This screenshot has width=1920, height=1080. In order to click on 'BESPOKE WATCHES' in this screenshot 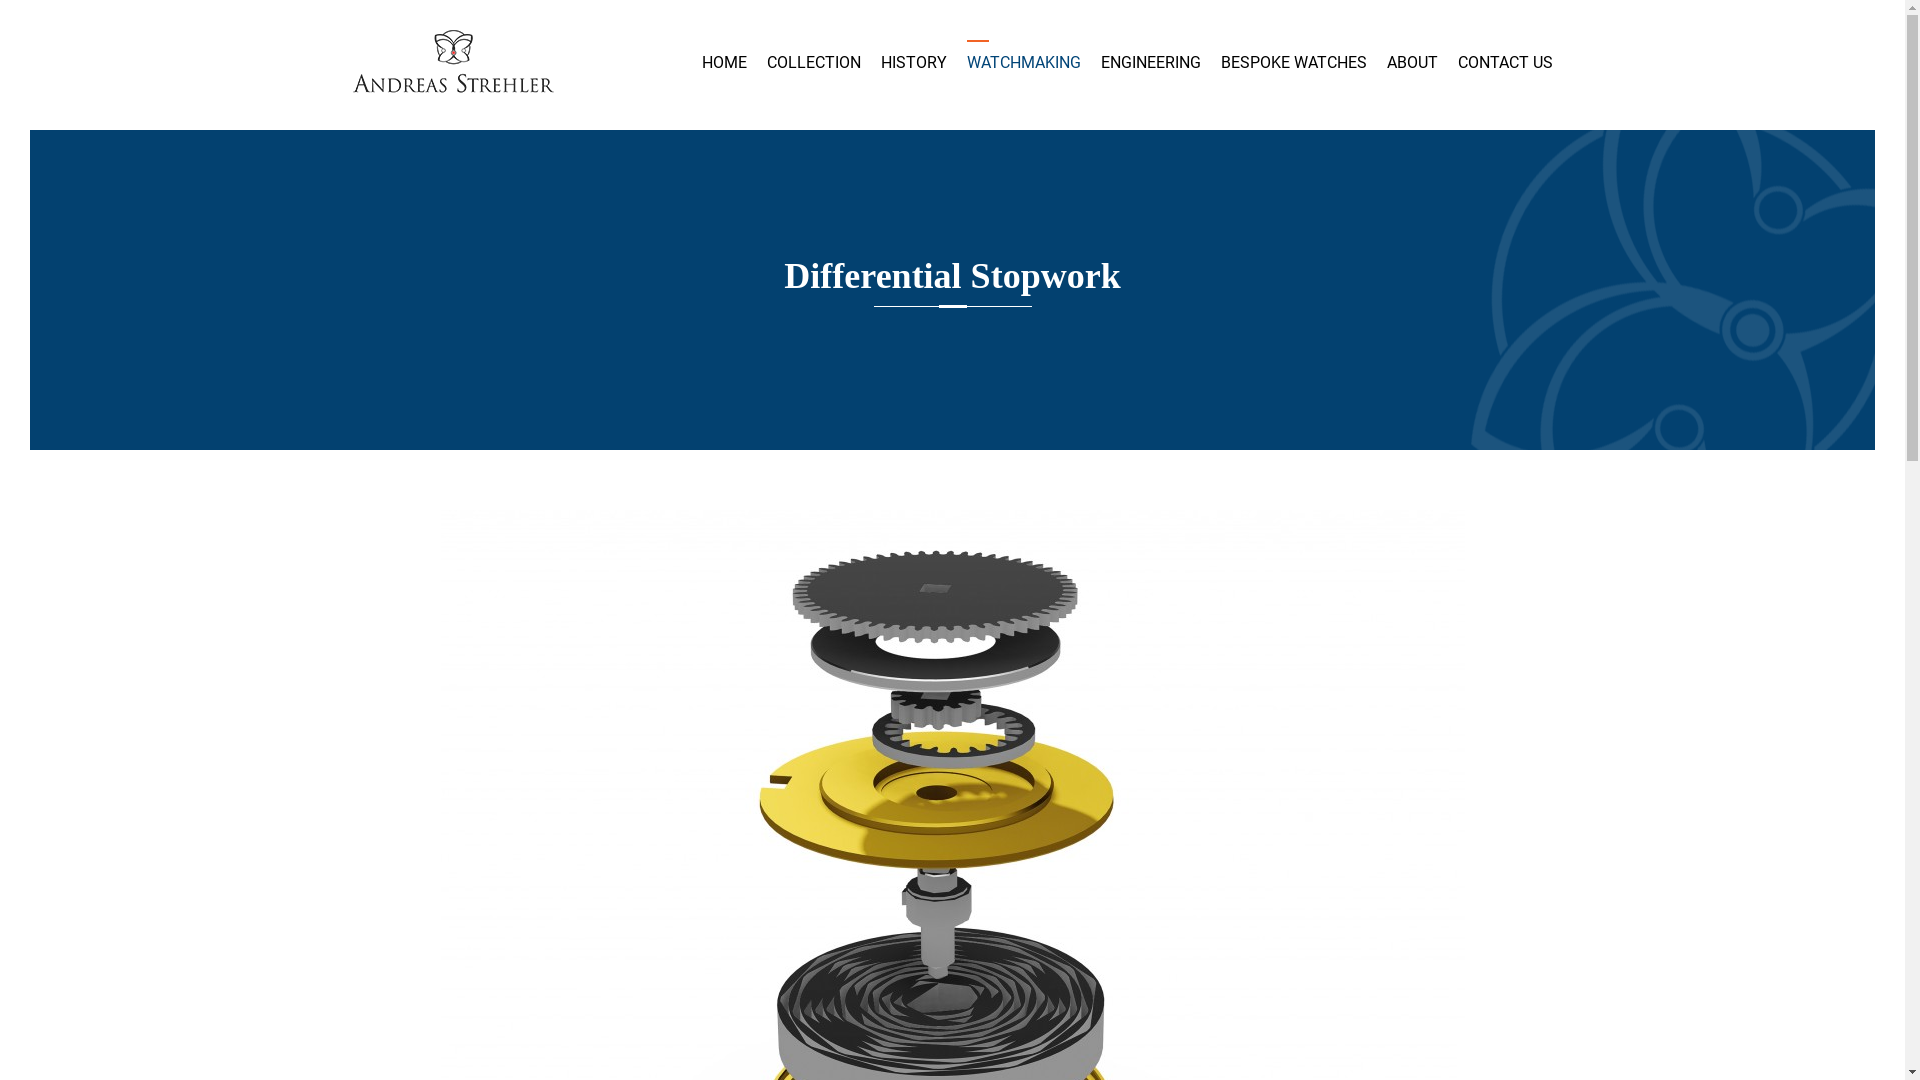, I will do `click(1292, 61)`.